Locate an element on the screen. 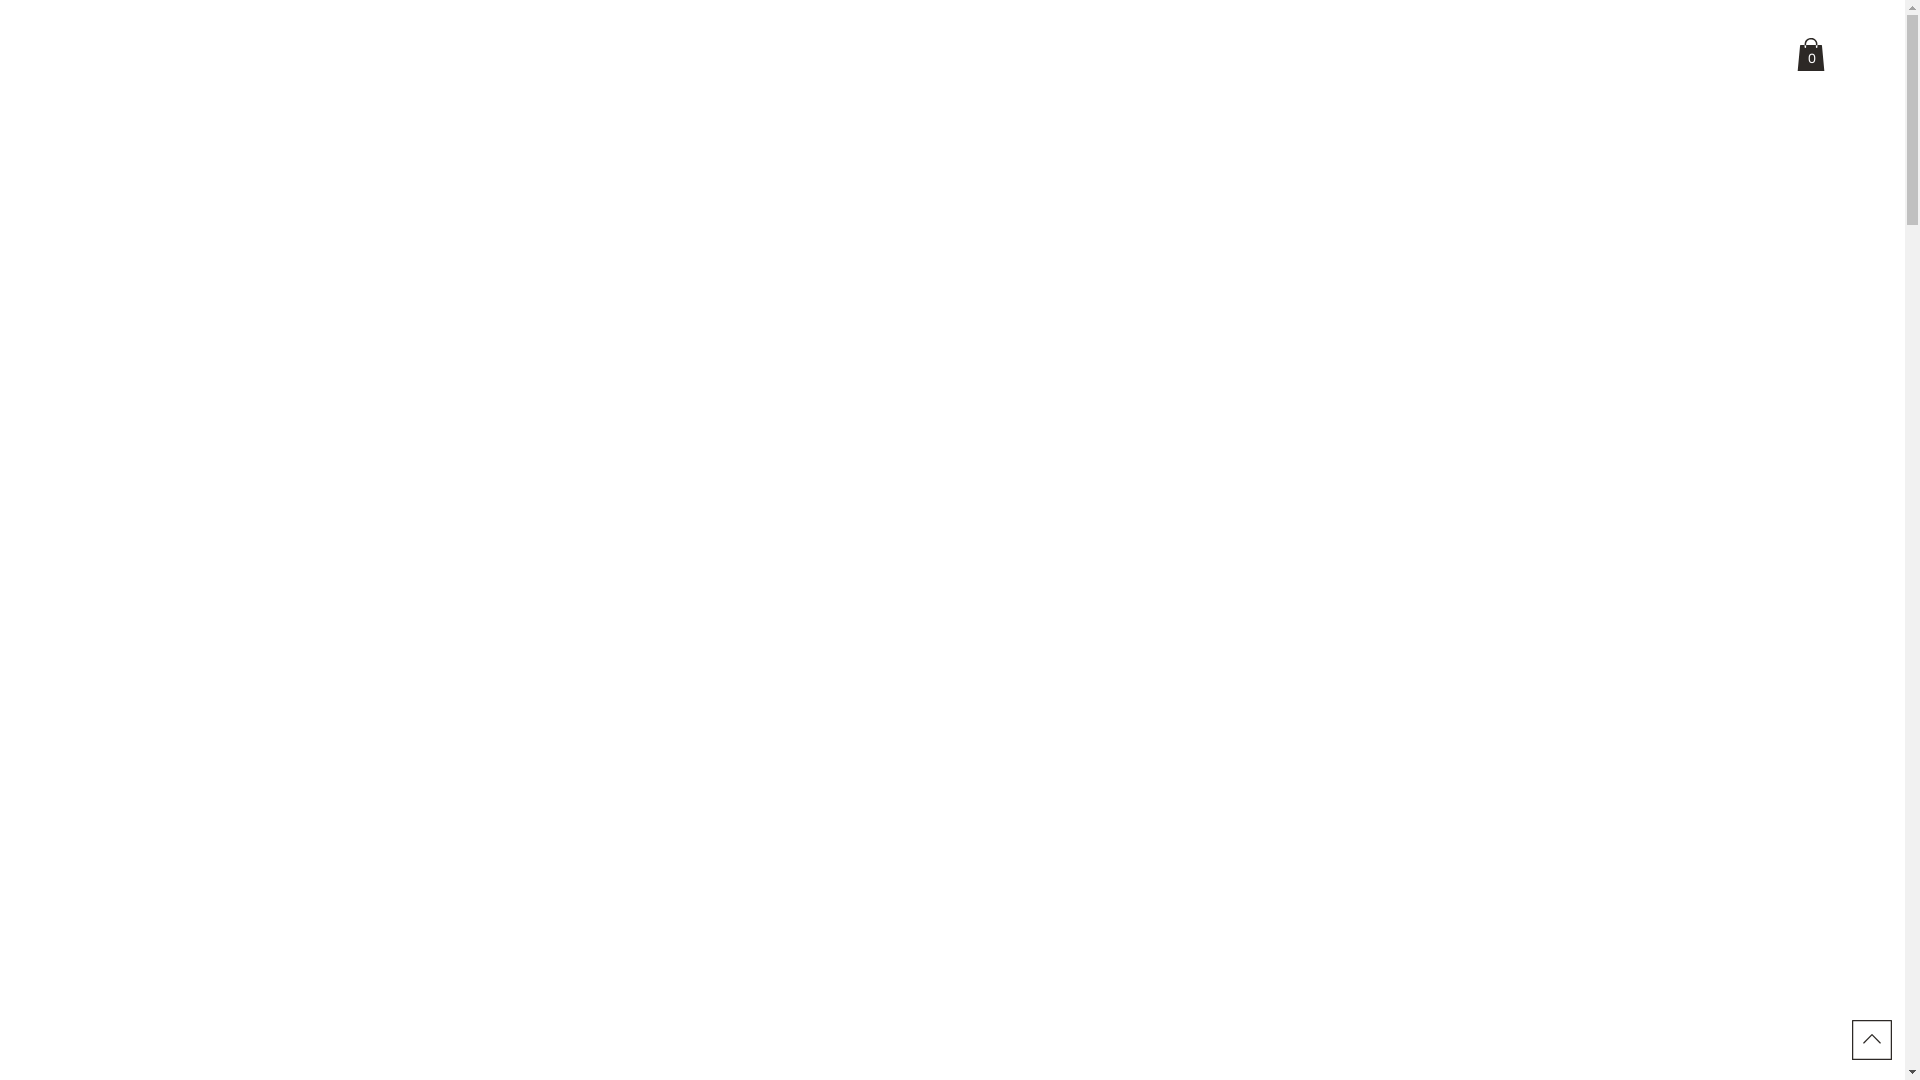 The height and width of the screenshot is (1080, 1920). '0' is located at coordinates (1810, 53).